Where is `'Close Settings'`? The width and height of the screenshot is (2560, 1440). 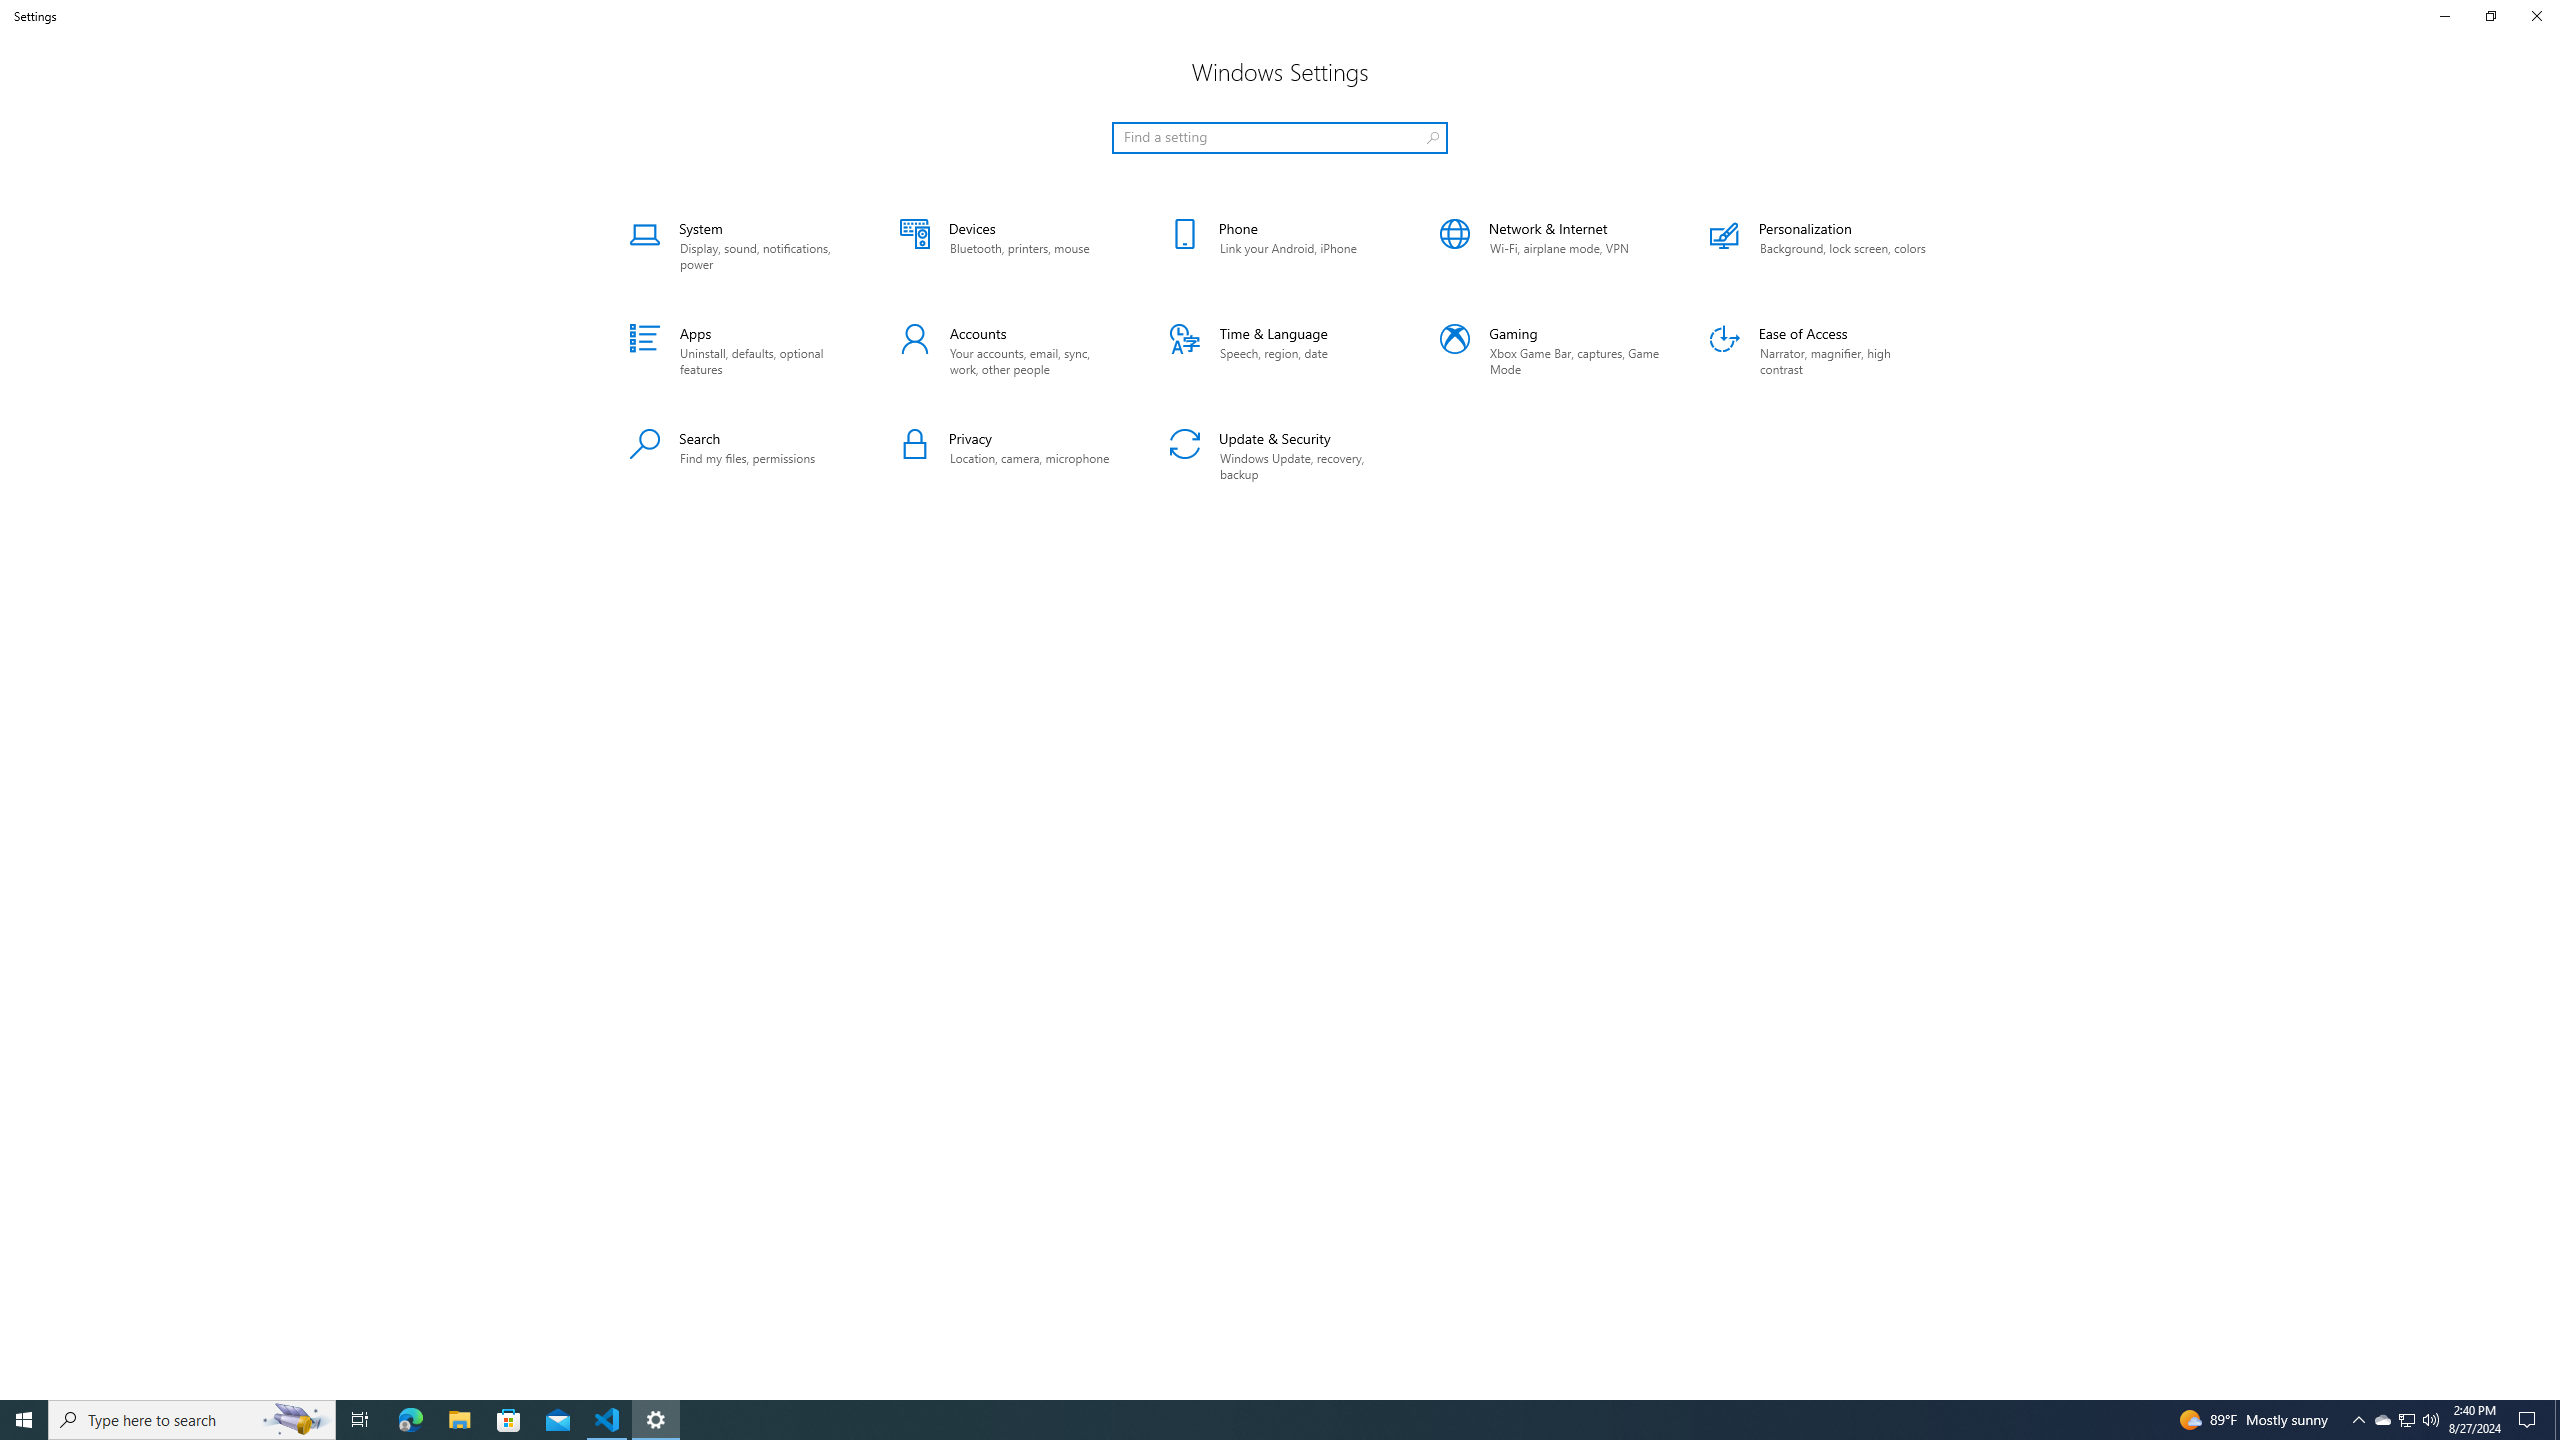
'Close Settings' is located at coordinates (2535, 15).